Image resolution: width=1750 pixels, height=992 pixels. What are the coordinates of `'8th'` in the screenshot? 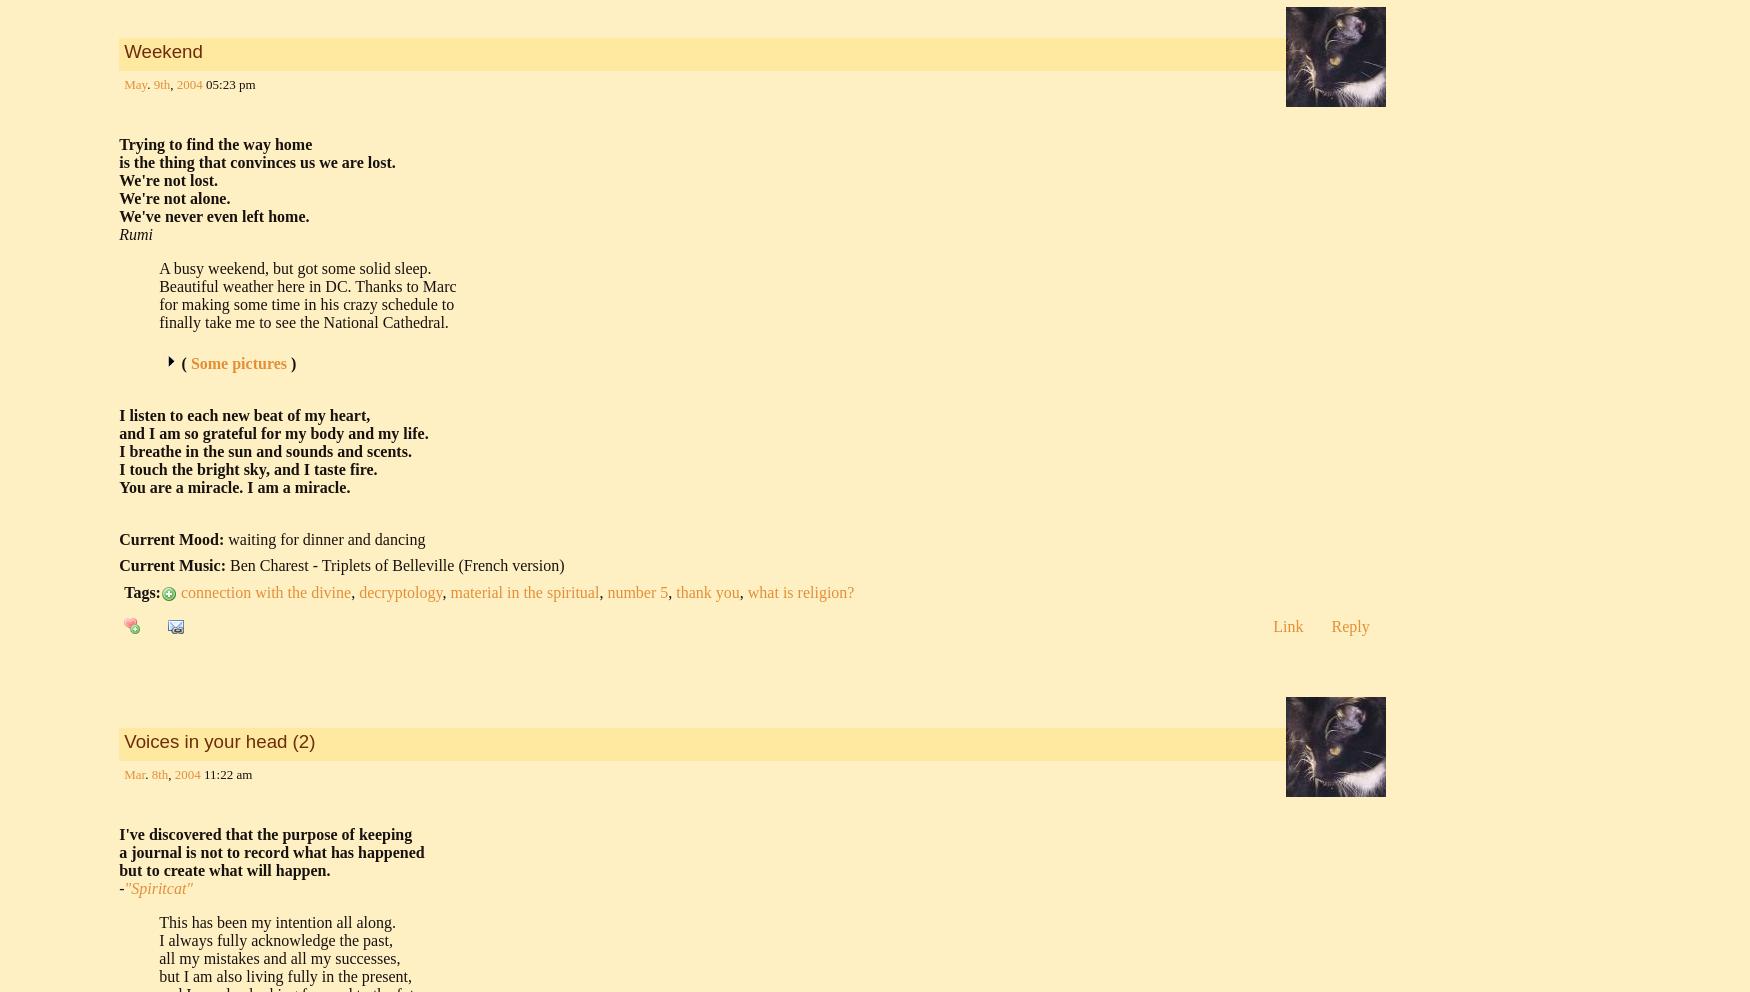 It's located at (158, 773).